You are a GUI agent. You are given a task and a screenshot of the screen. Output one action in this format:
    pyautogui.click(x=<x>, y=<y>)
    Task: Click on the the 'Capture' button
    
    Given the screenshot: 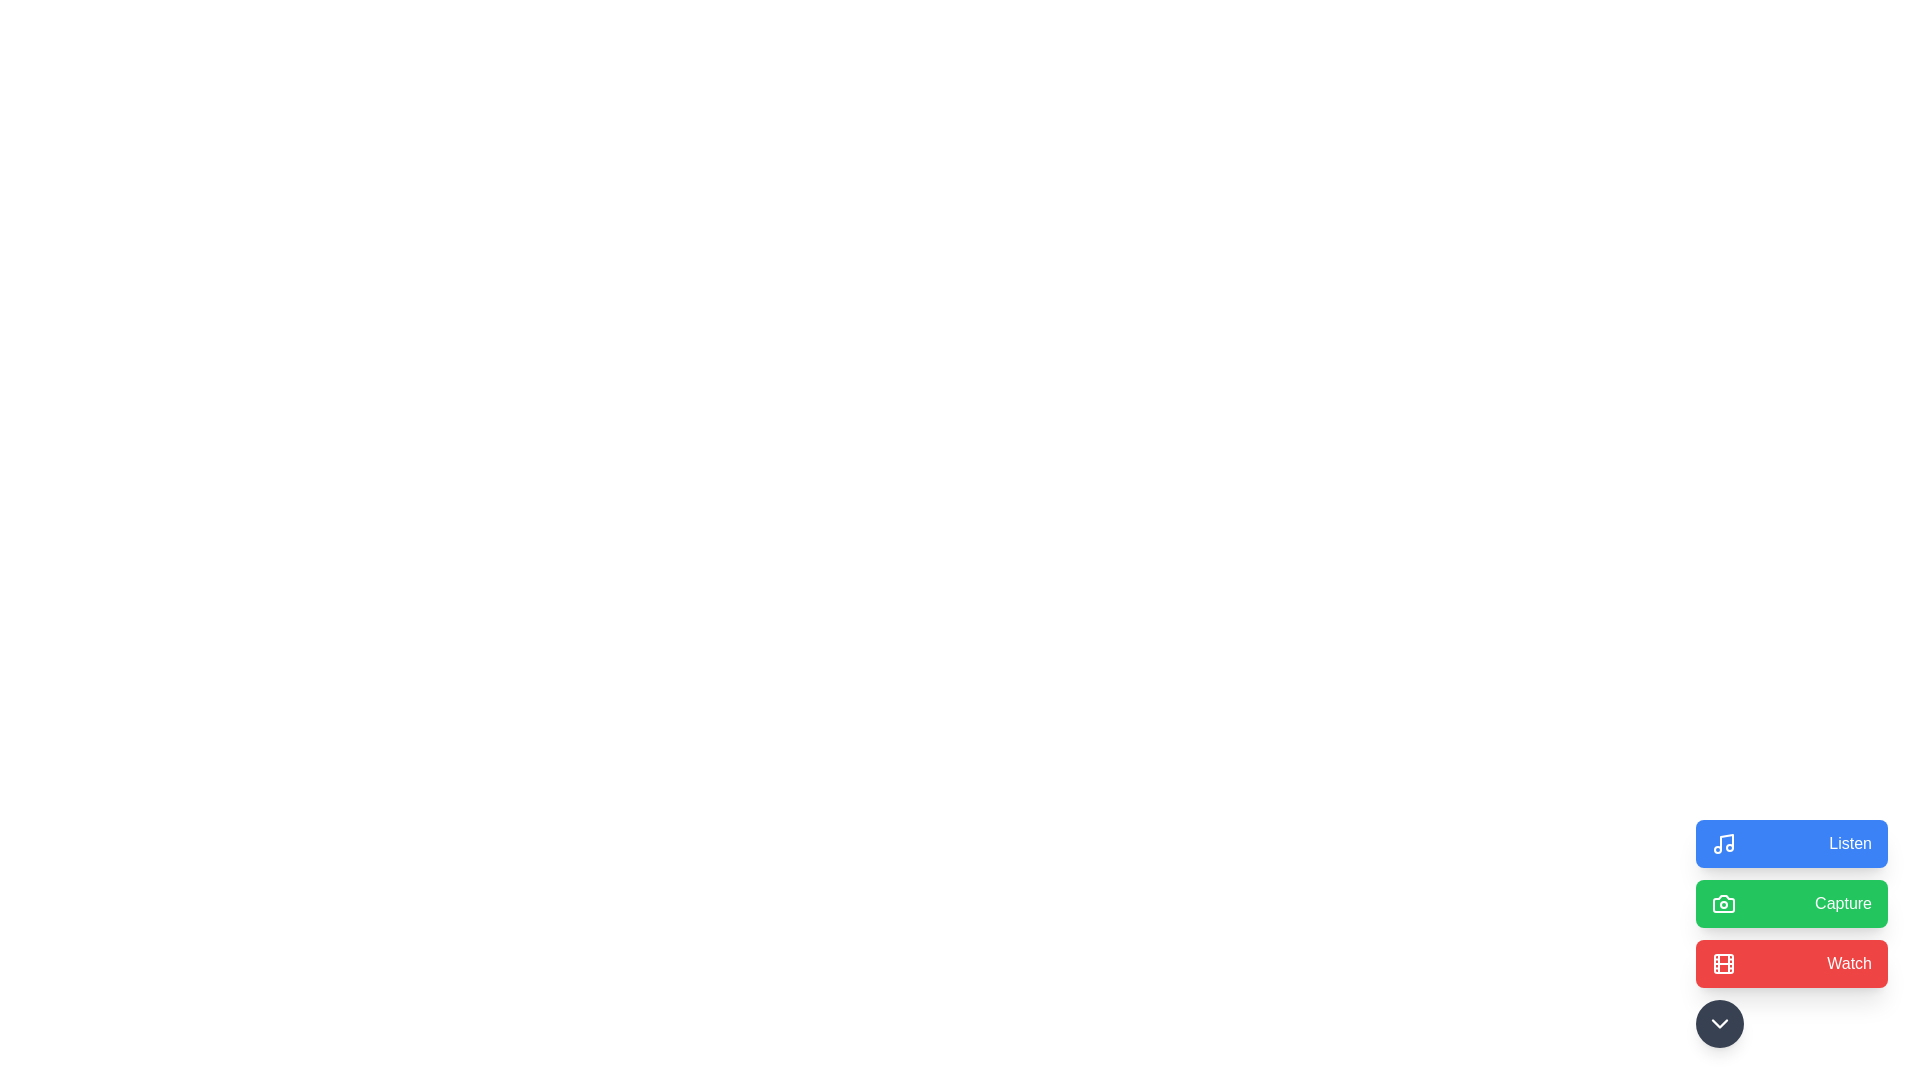 What is the action you would take?
    pyautogui.click(x=1791, y=903)
    